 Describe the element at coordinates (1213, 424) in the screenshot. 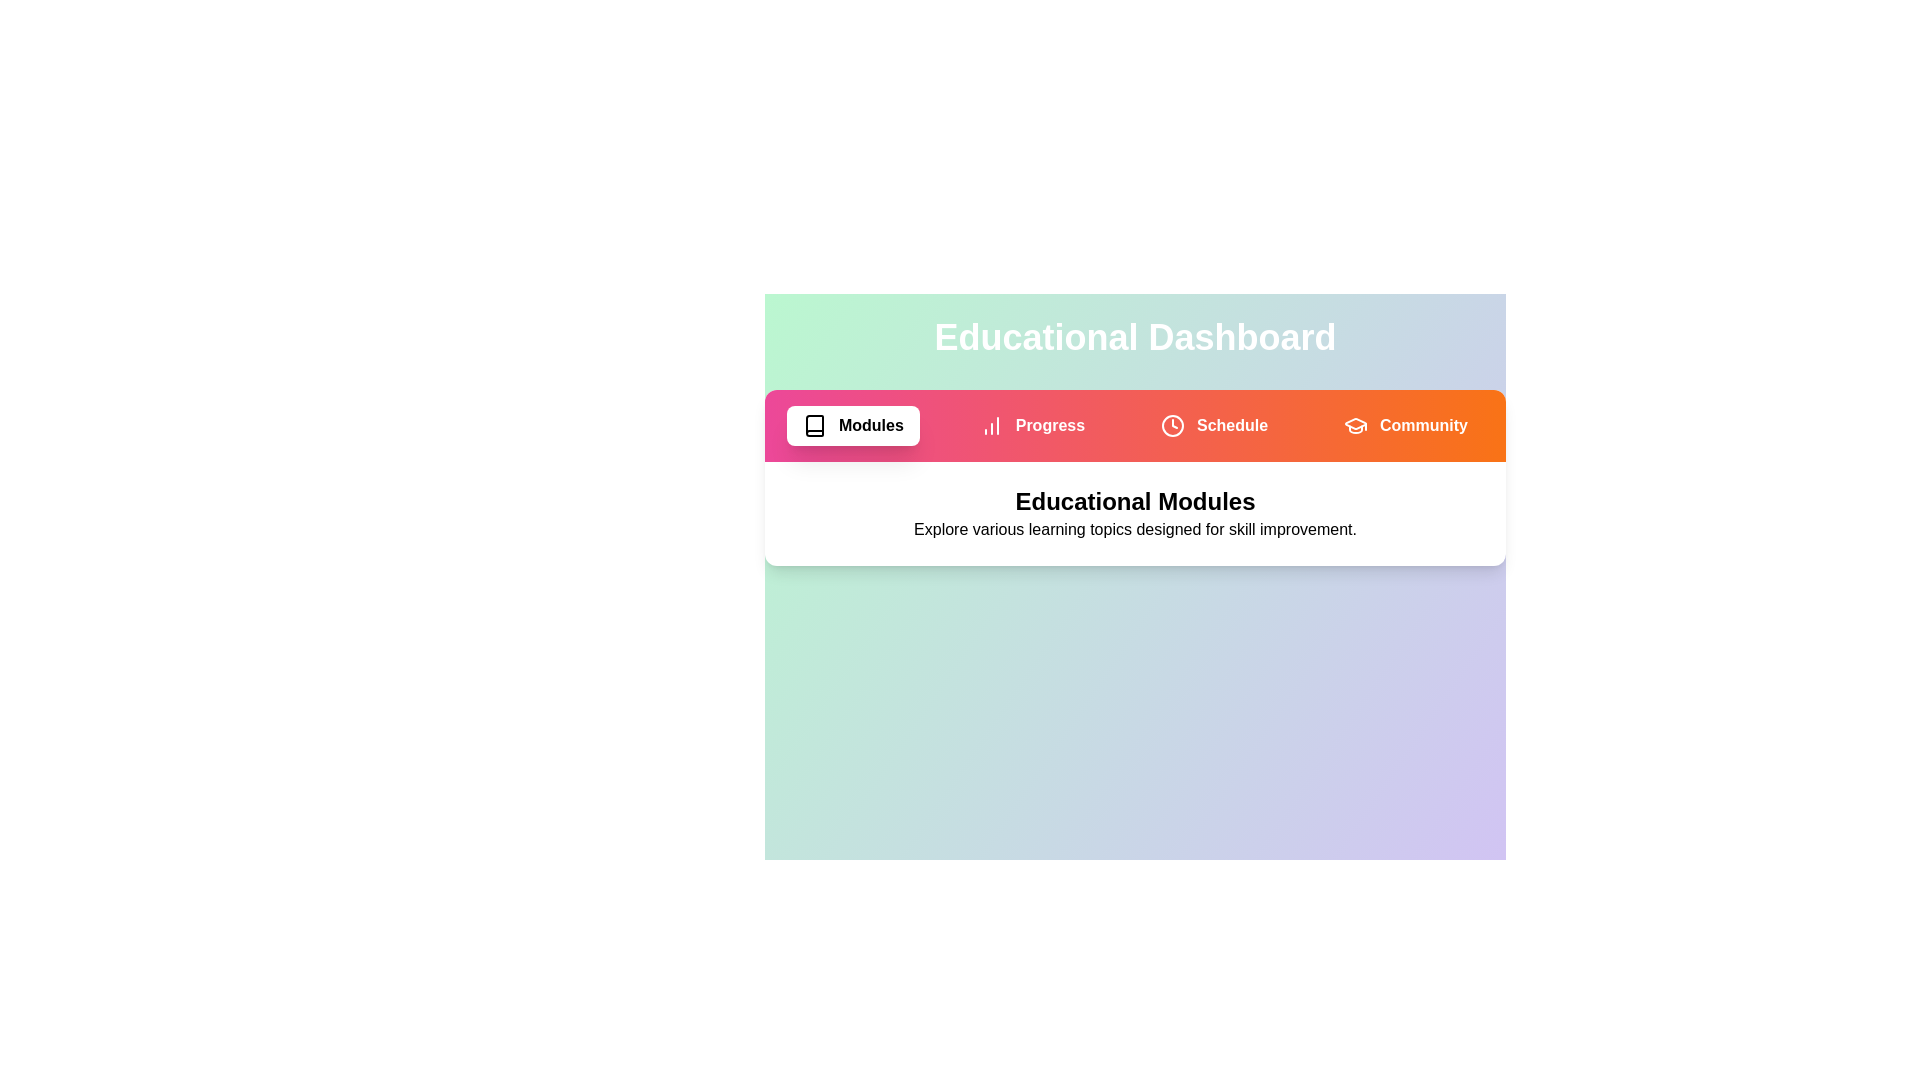

I see `the navigation button that redirects to the 'Schedule' section, located as the third button in a row of four at the top center of the interface` at that location.